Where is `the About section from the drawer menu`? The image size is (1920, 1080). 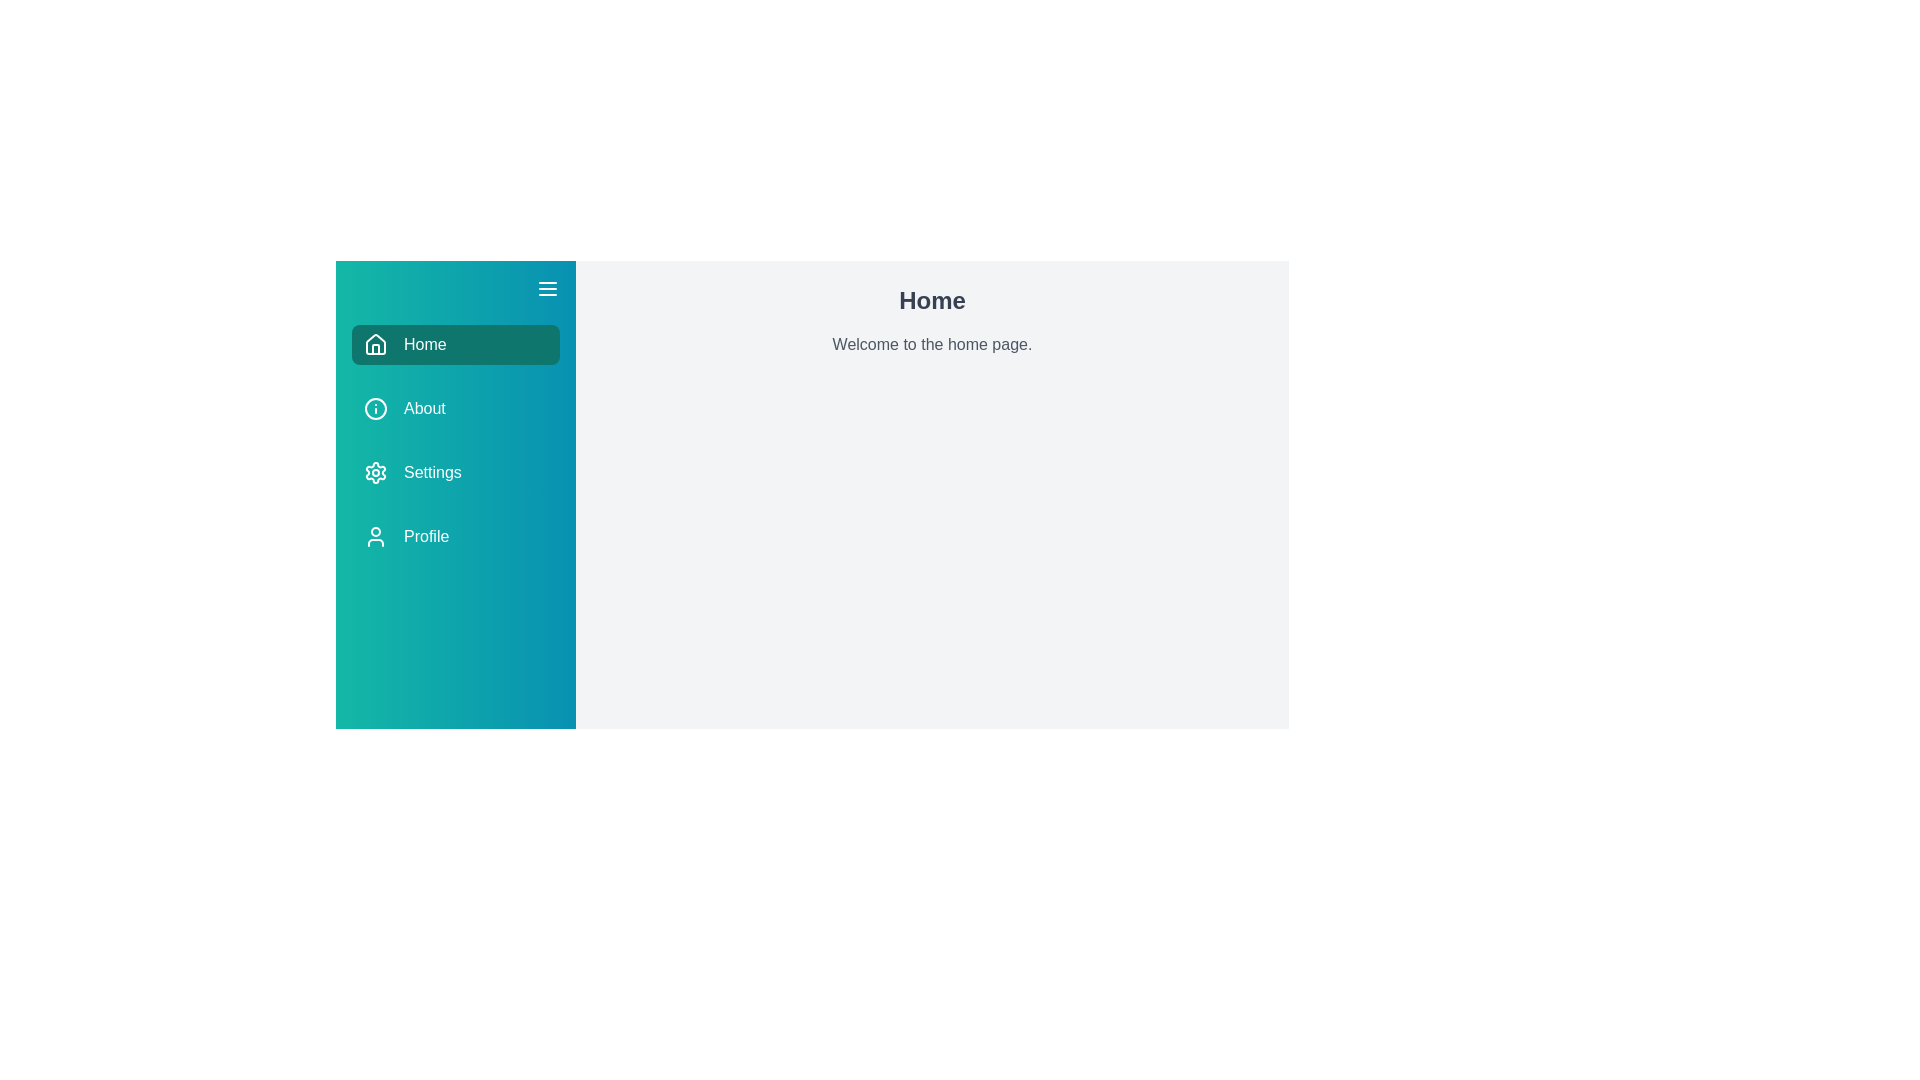
the About section from the drawer menu is located at coordinates (455, 407).